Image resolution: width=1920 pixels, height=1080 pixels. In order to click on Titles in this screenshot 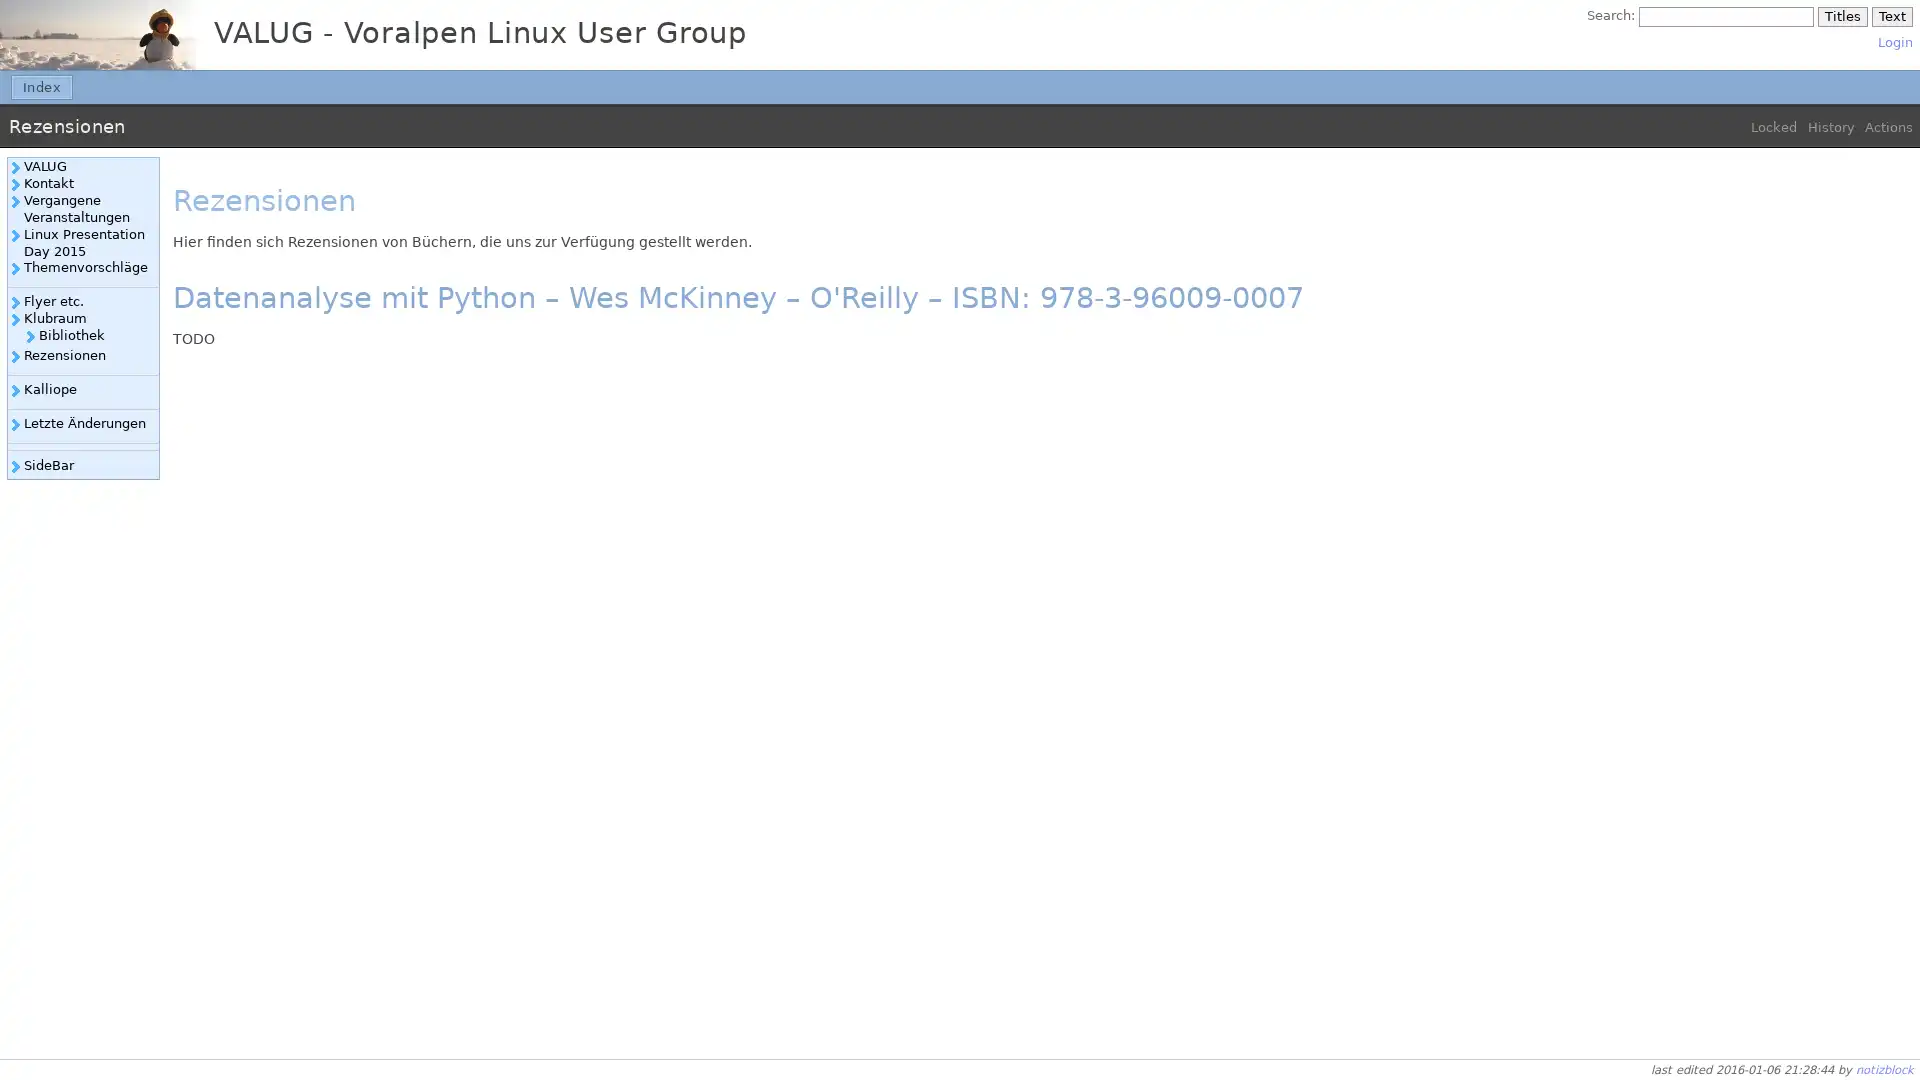, I will do `click(1841, 16)`.